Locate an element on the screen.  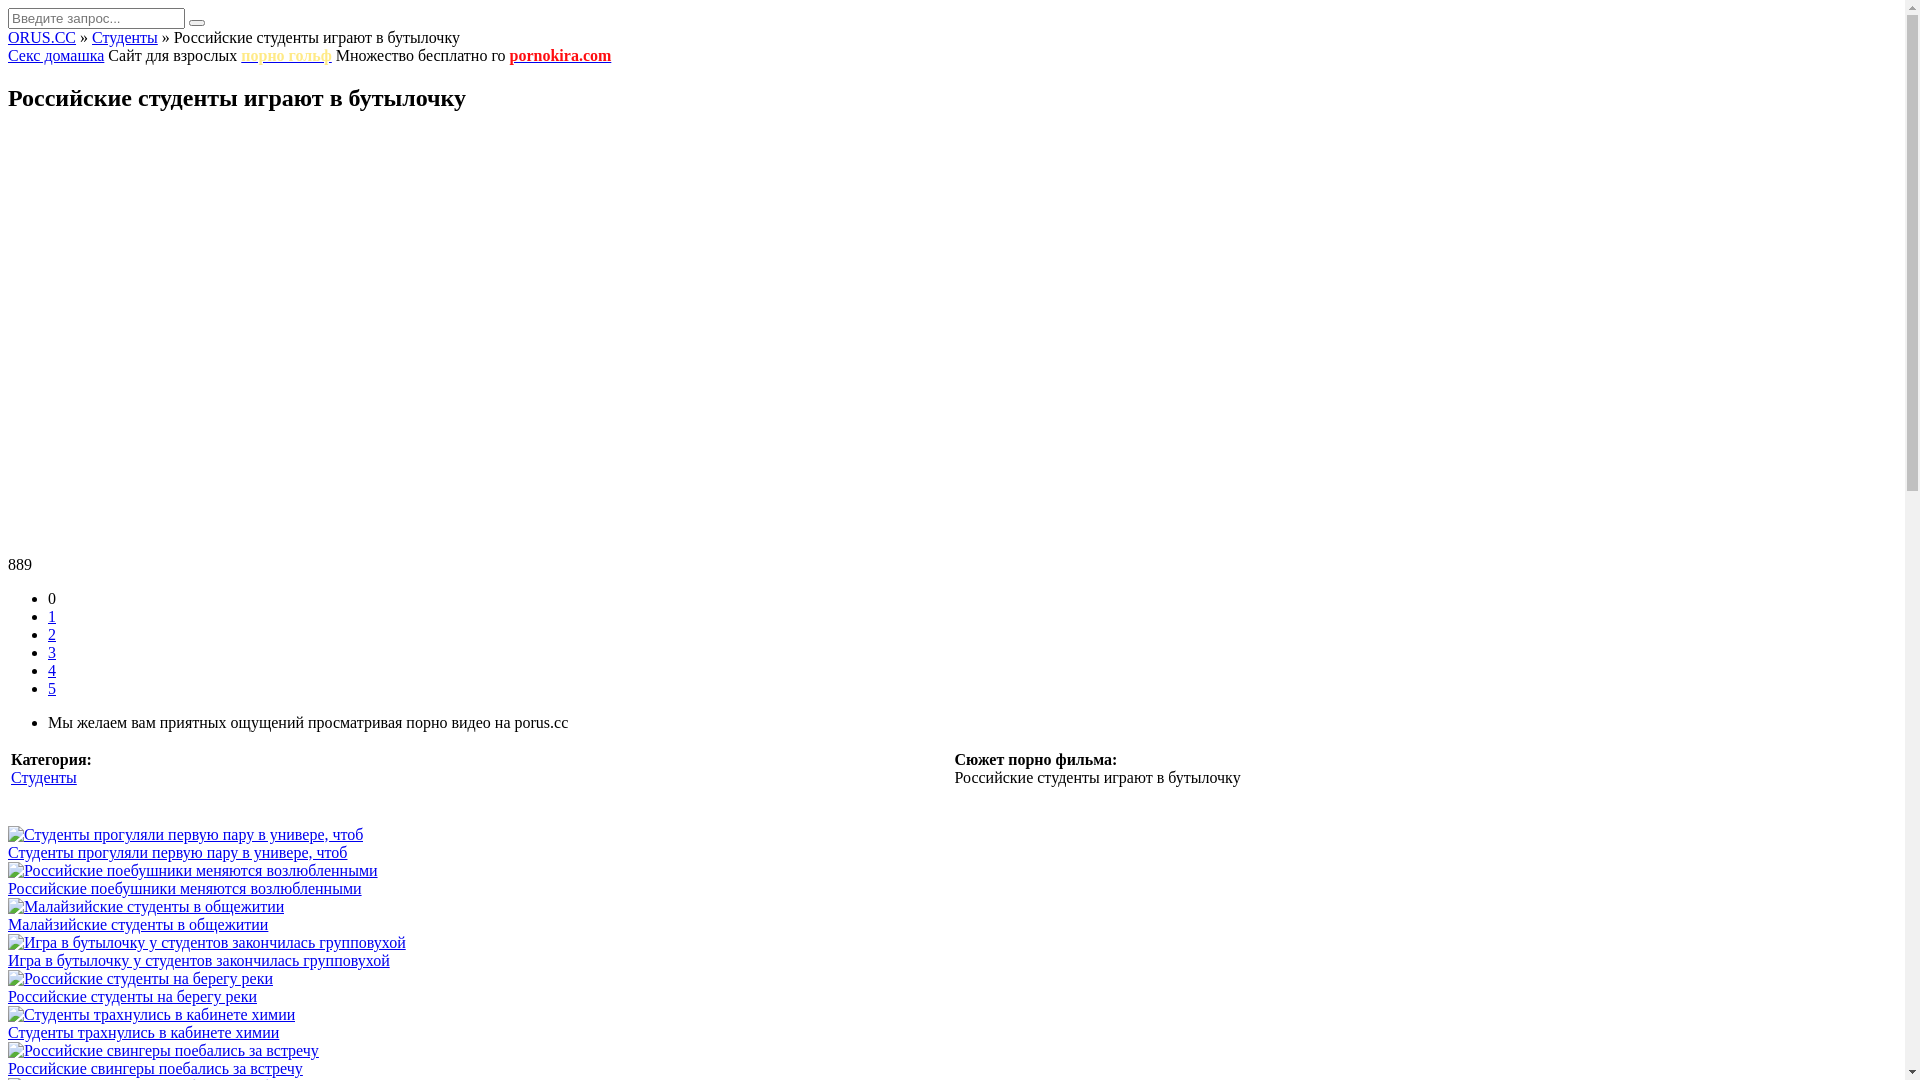
'ORUS.CC' is located at coordinates (42, 37).